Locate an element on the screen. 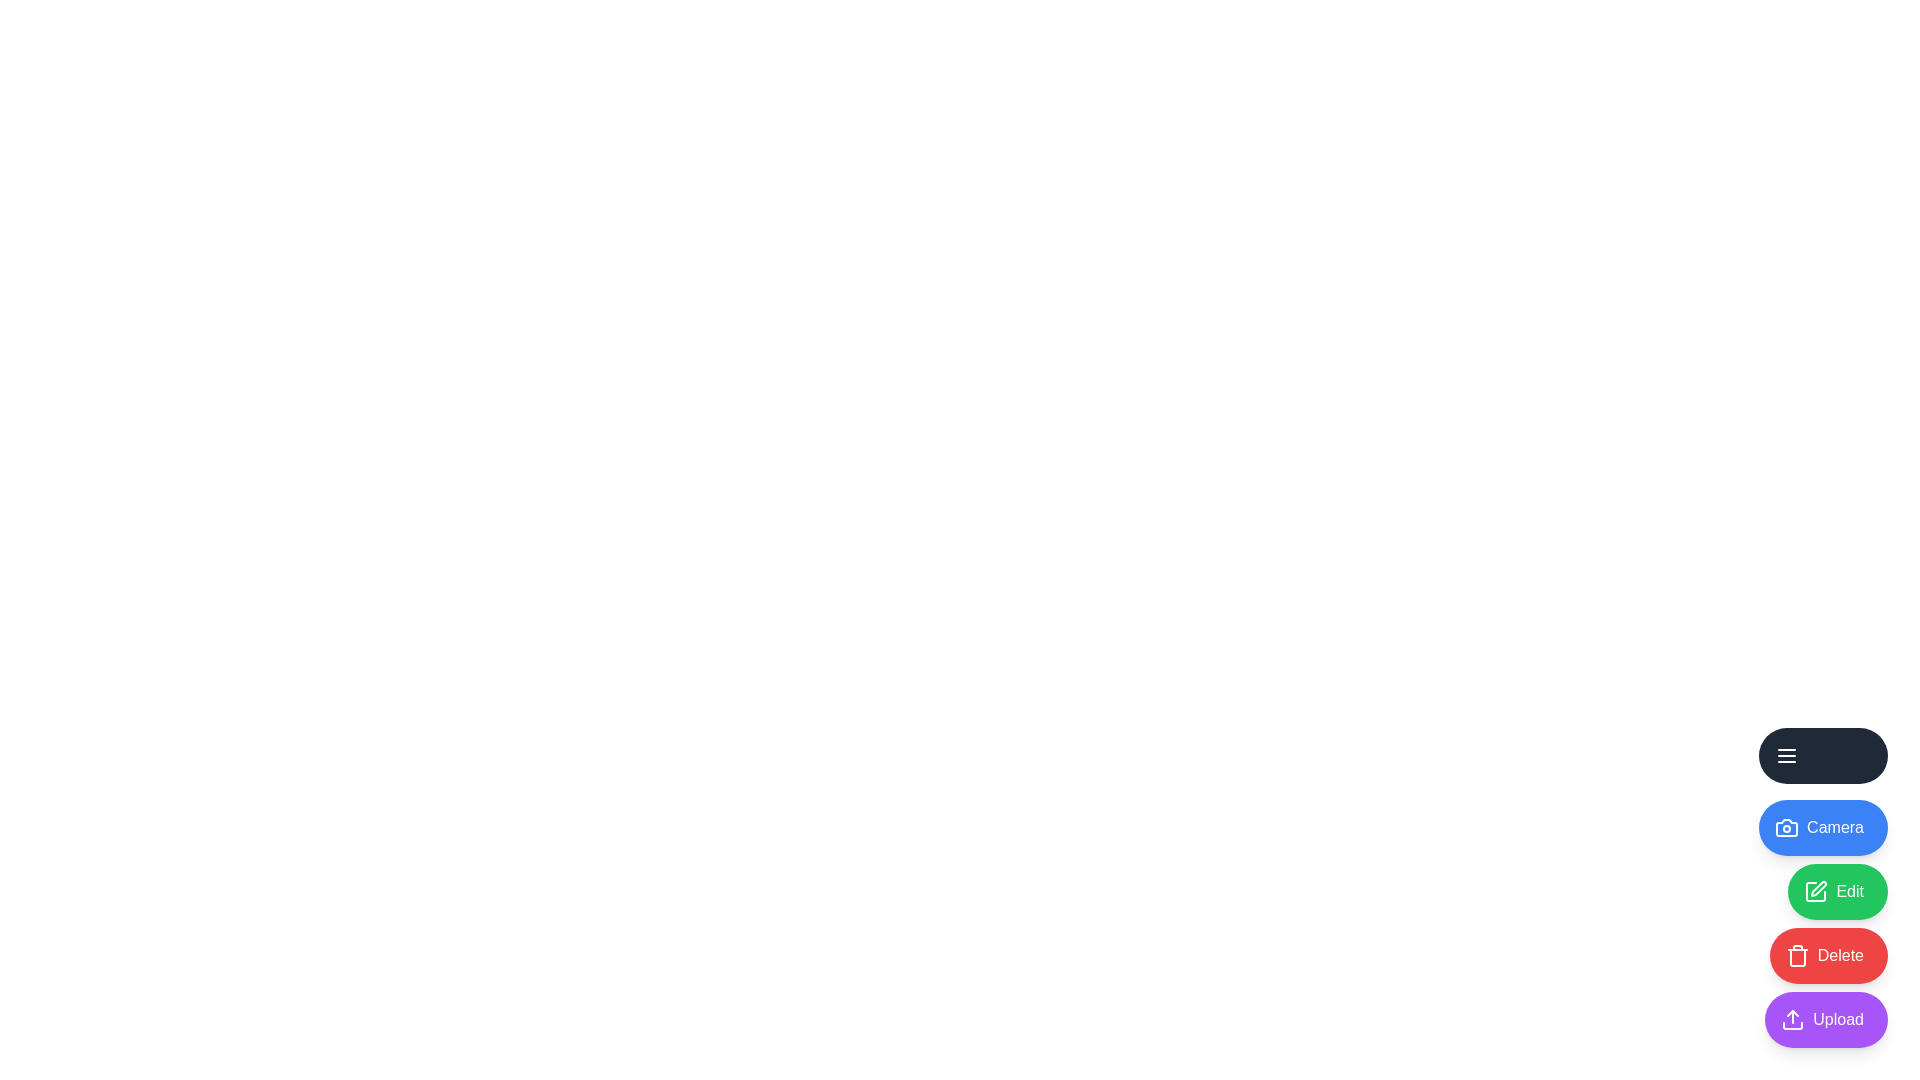  the Delete icon to interact with it is located at coordinates (1828, 955).